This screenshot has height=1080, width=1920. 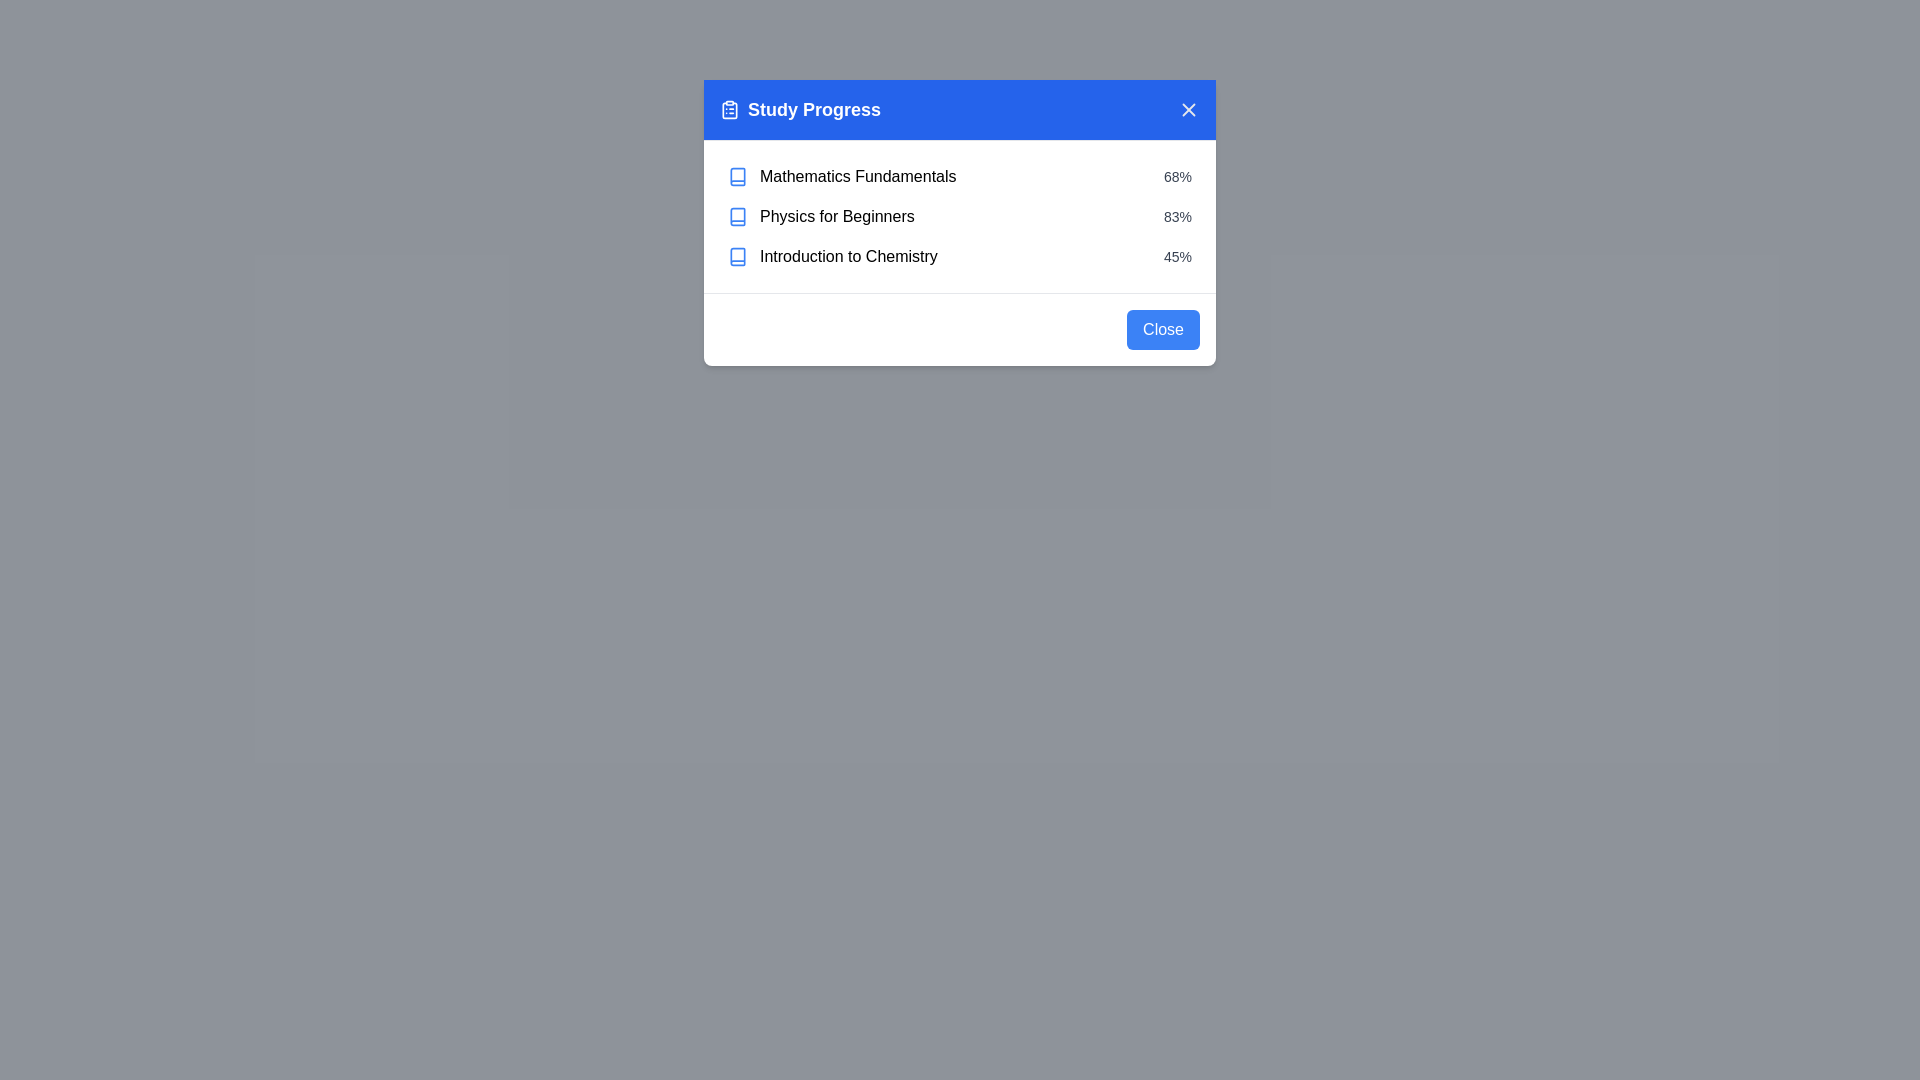 I want to click on the text element displaying '45%' which is located to the right of the 'Introduction to Chemistry' entry in the study progress list, so click(x=1177, y=256).